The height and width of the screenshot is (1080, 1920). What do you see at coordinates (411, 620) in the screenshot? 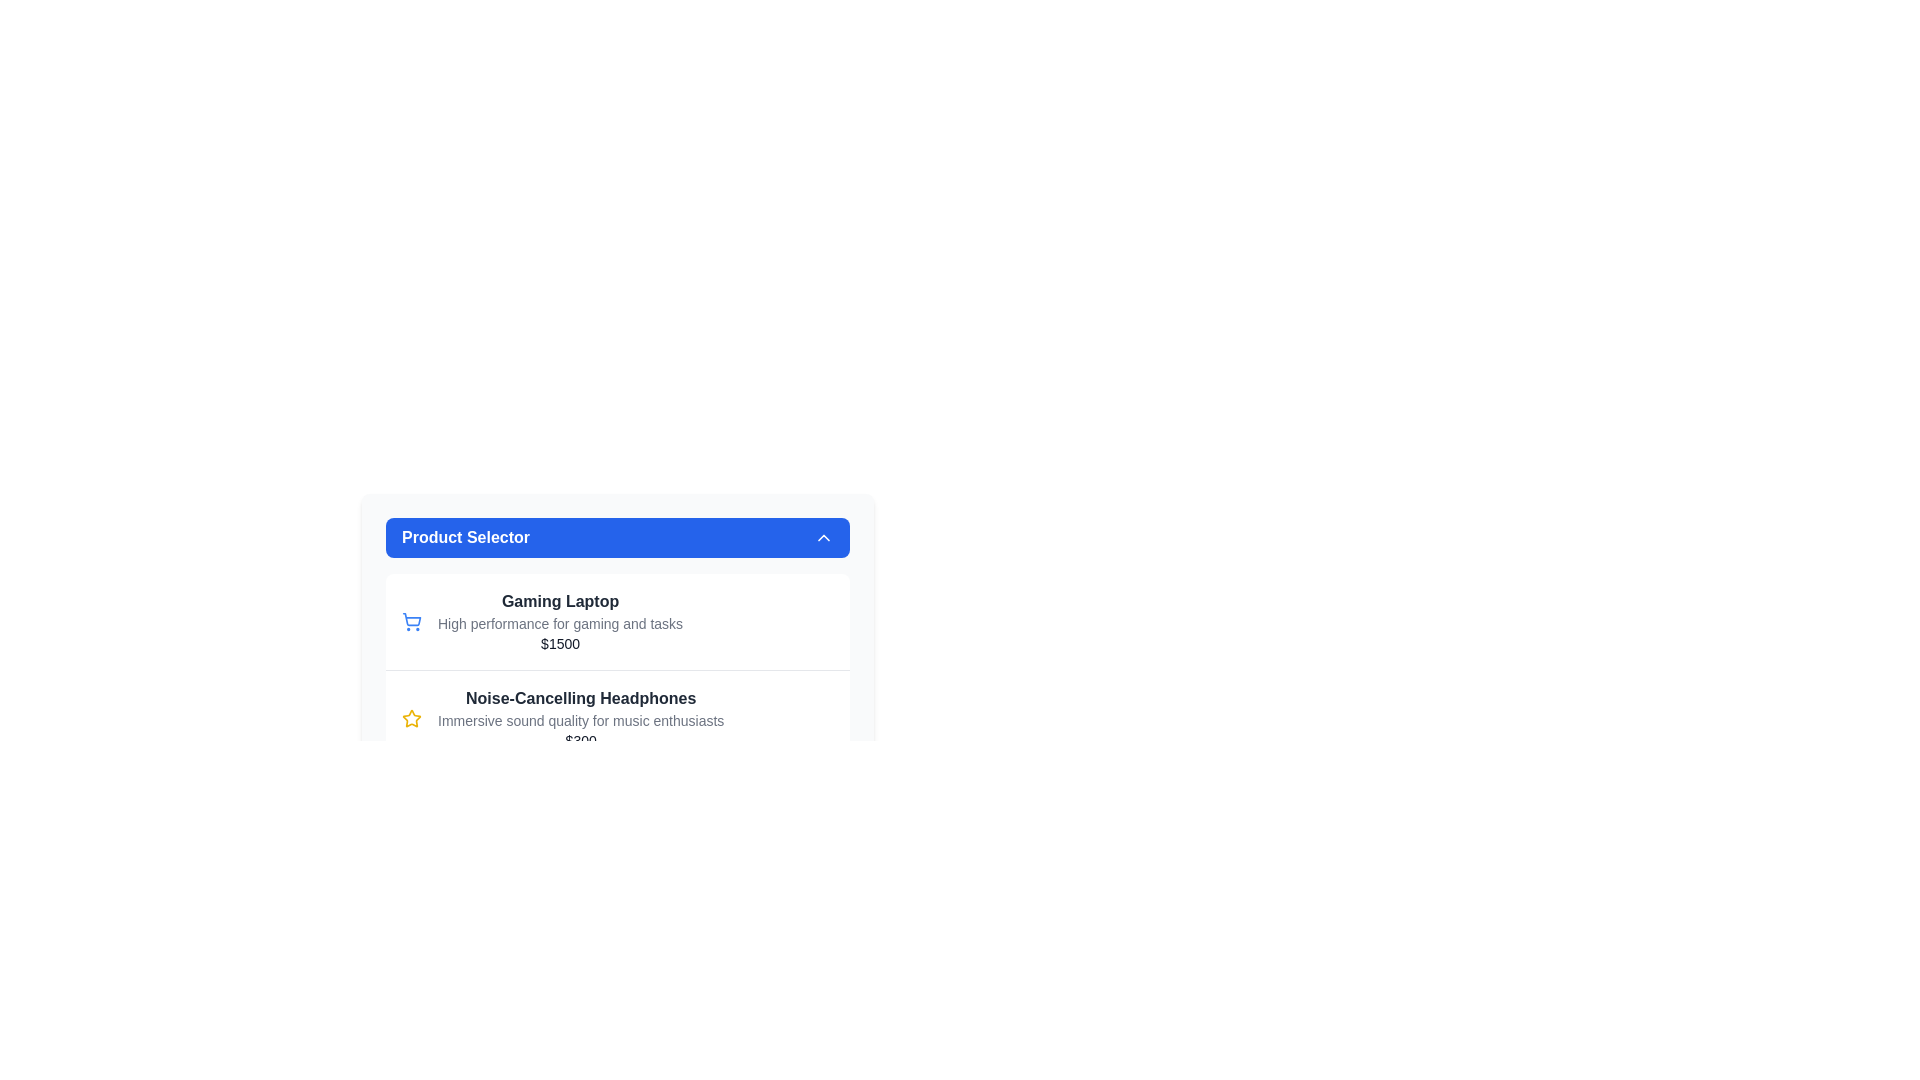
I see `the blue shopping cart icon located to the left of the 'Gaming Laptop' text, slightly above it` at bounding box center [411, 620].